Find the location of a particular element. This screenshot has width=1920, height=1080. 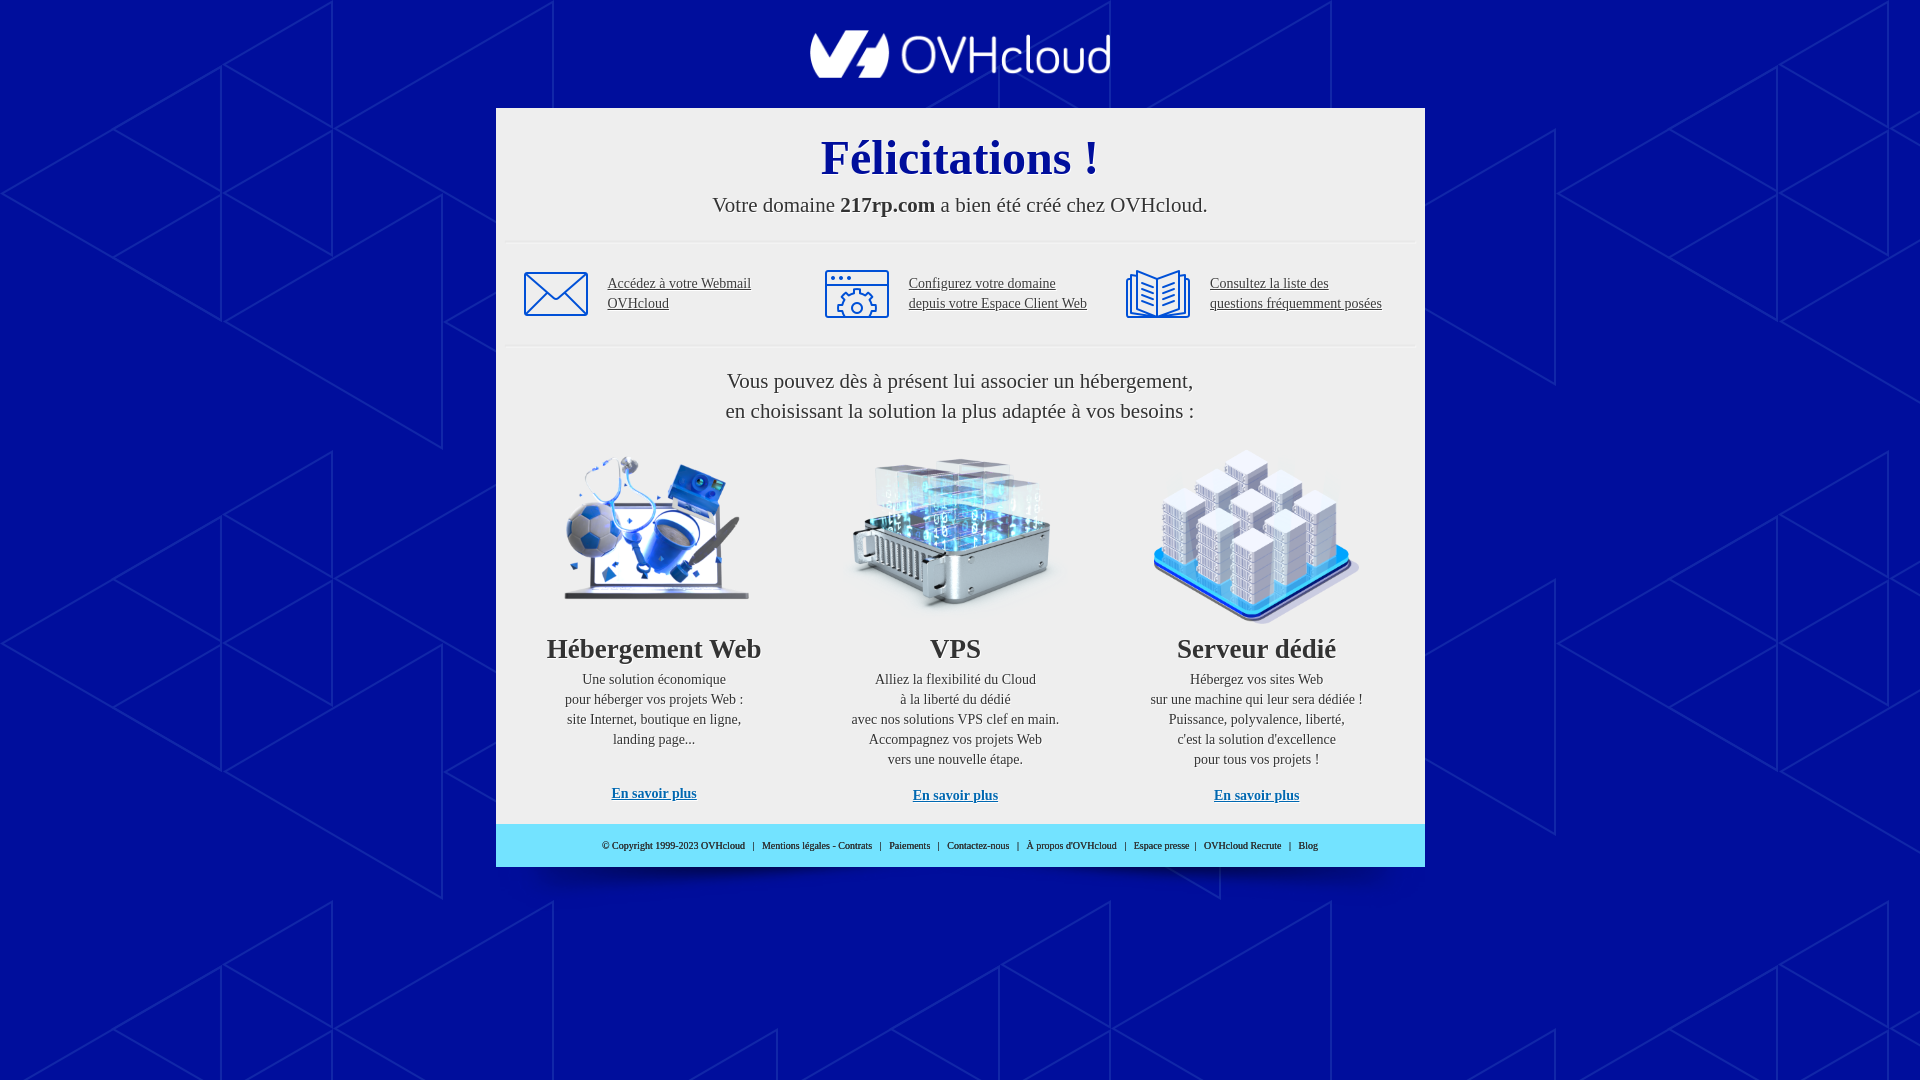

'Configurez votre domaine is located at coordinates (998, 293).